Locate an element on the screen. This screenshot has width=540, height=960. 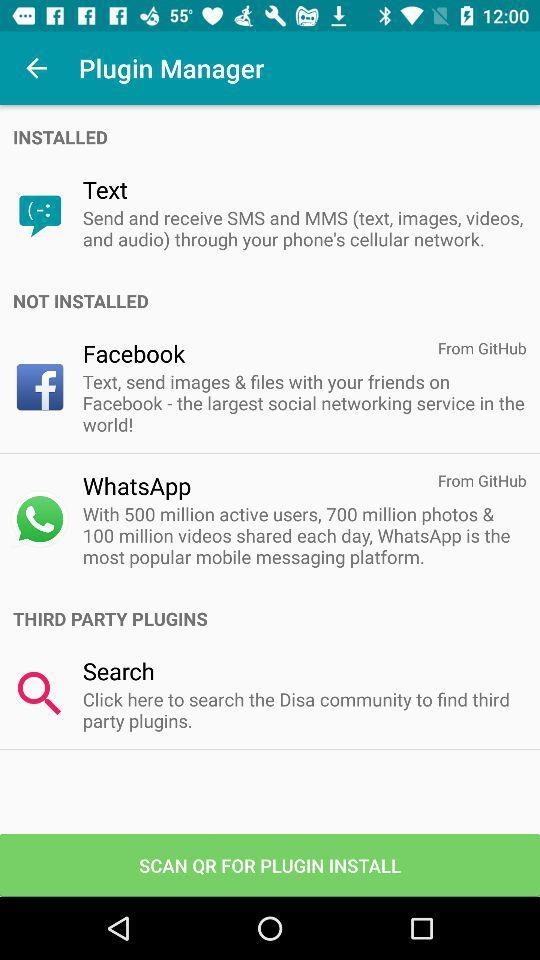
the item above third party plugins is located at coordinates (303, 534).